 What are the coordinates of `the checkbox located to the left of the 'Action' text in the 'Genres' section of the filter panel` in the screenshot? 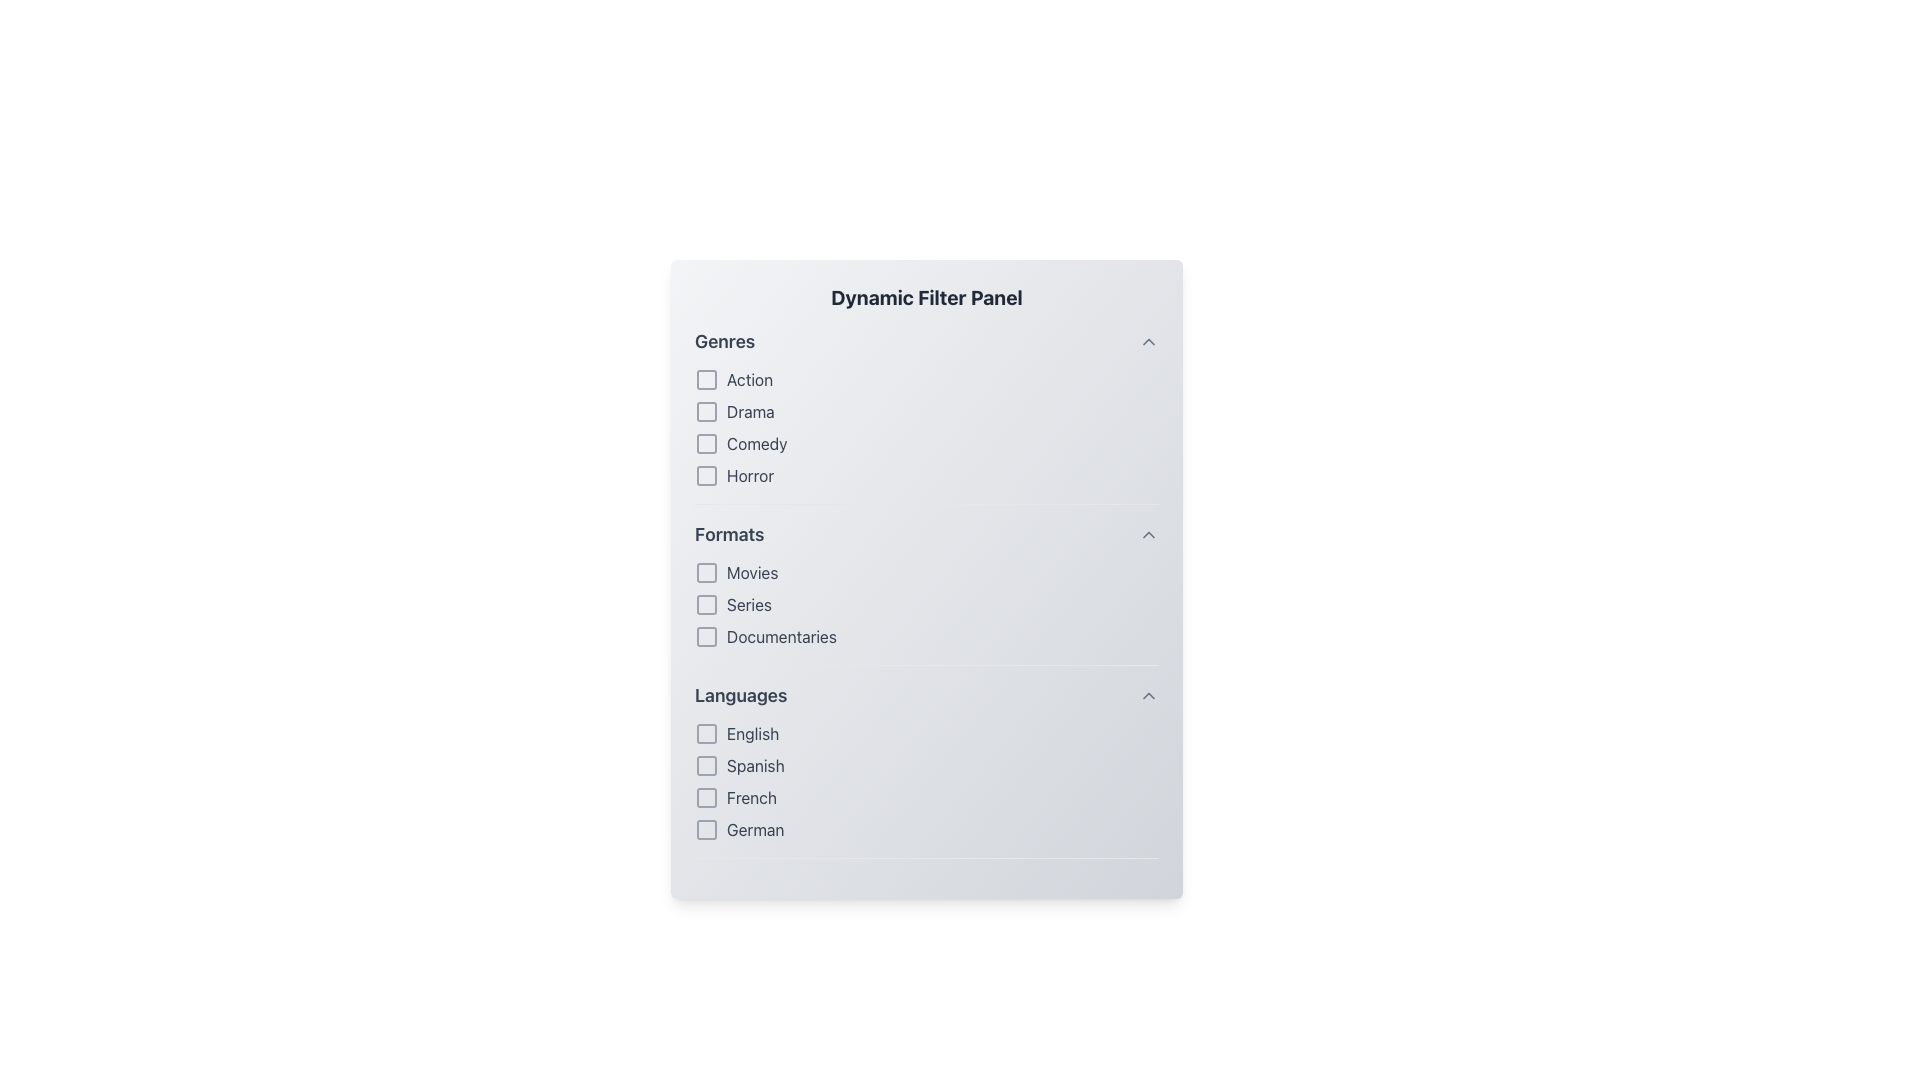 It's located at (706, 380).